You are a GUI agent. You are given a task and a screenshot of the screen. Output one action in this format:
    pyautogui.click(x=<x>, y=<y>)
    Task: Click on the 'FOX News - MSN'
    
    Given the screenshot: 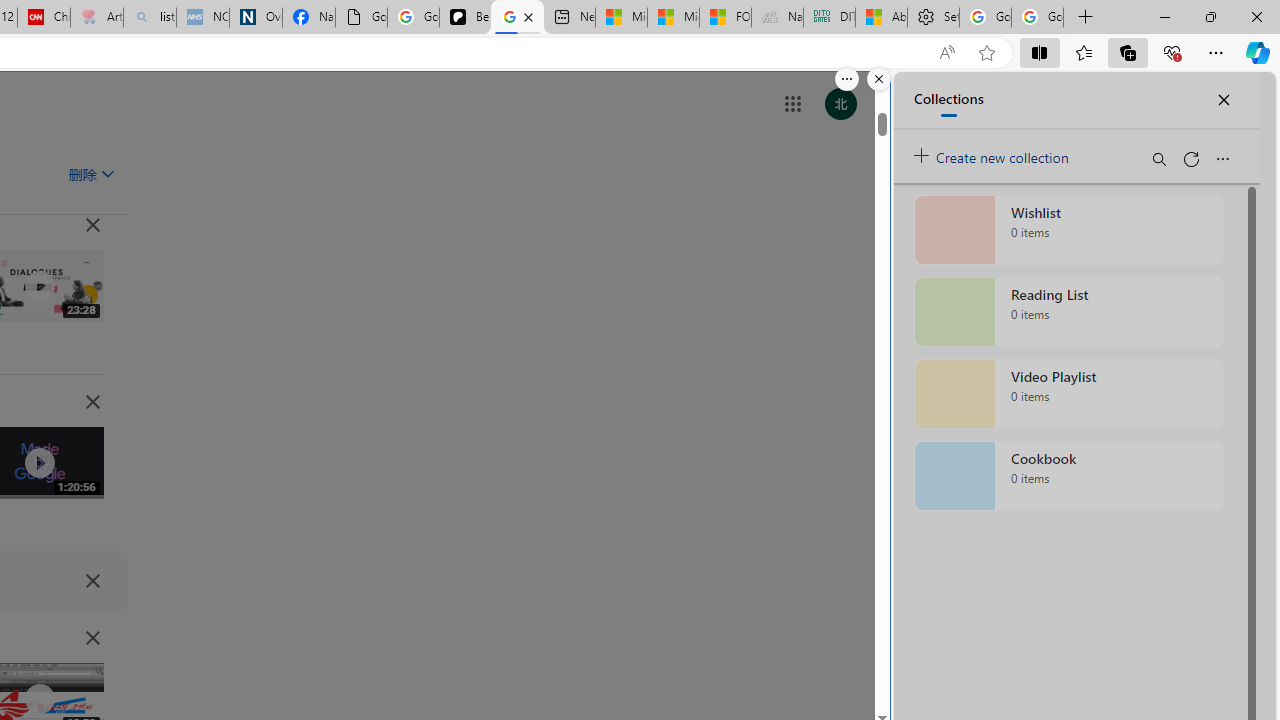 What is the action you would take?
    pyautogui.click(x=724, y=17)
    